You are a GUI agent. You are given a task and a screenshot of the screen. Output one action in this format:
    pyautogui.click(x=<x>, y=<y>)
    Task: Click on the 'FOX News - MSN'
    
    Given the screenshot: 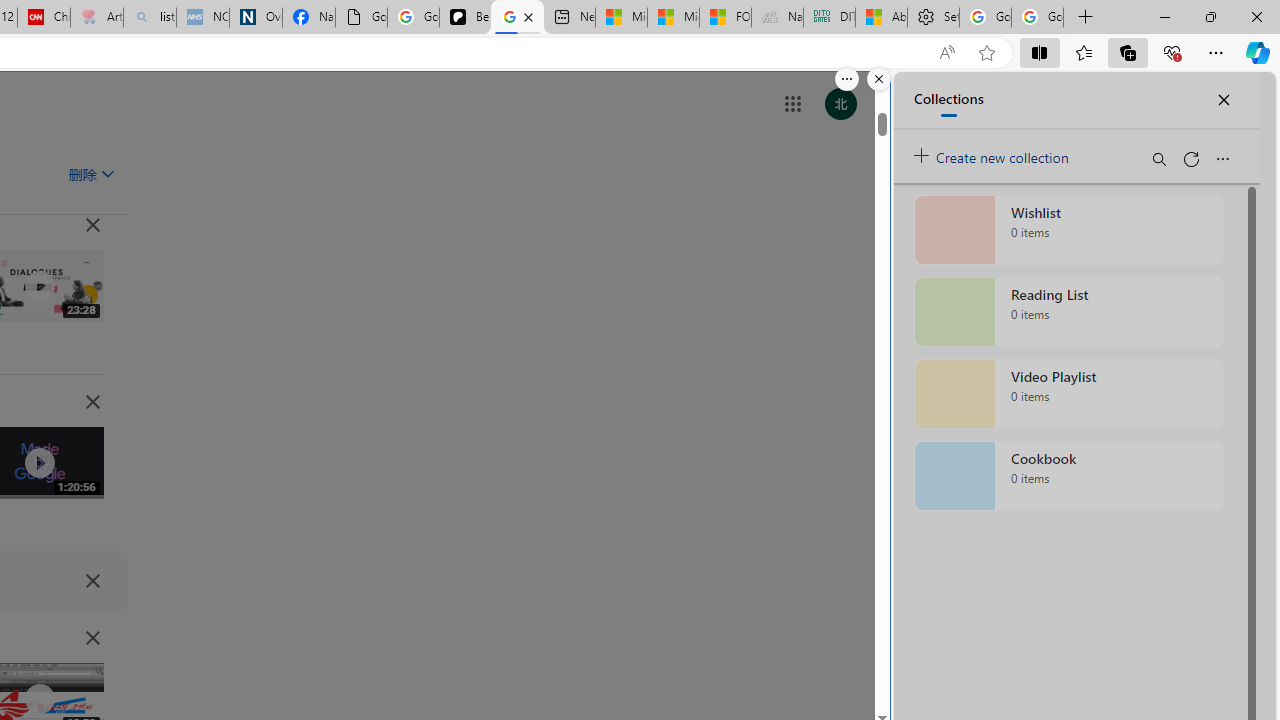 What is the action you would take?
    pyautogui.click(x=724, y=17)
    